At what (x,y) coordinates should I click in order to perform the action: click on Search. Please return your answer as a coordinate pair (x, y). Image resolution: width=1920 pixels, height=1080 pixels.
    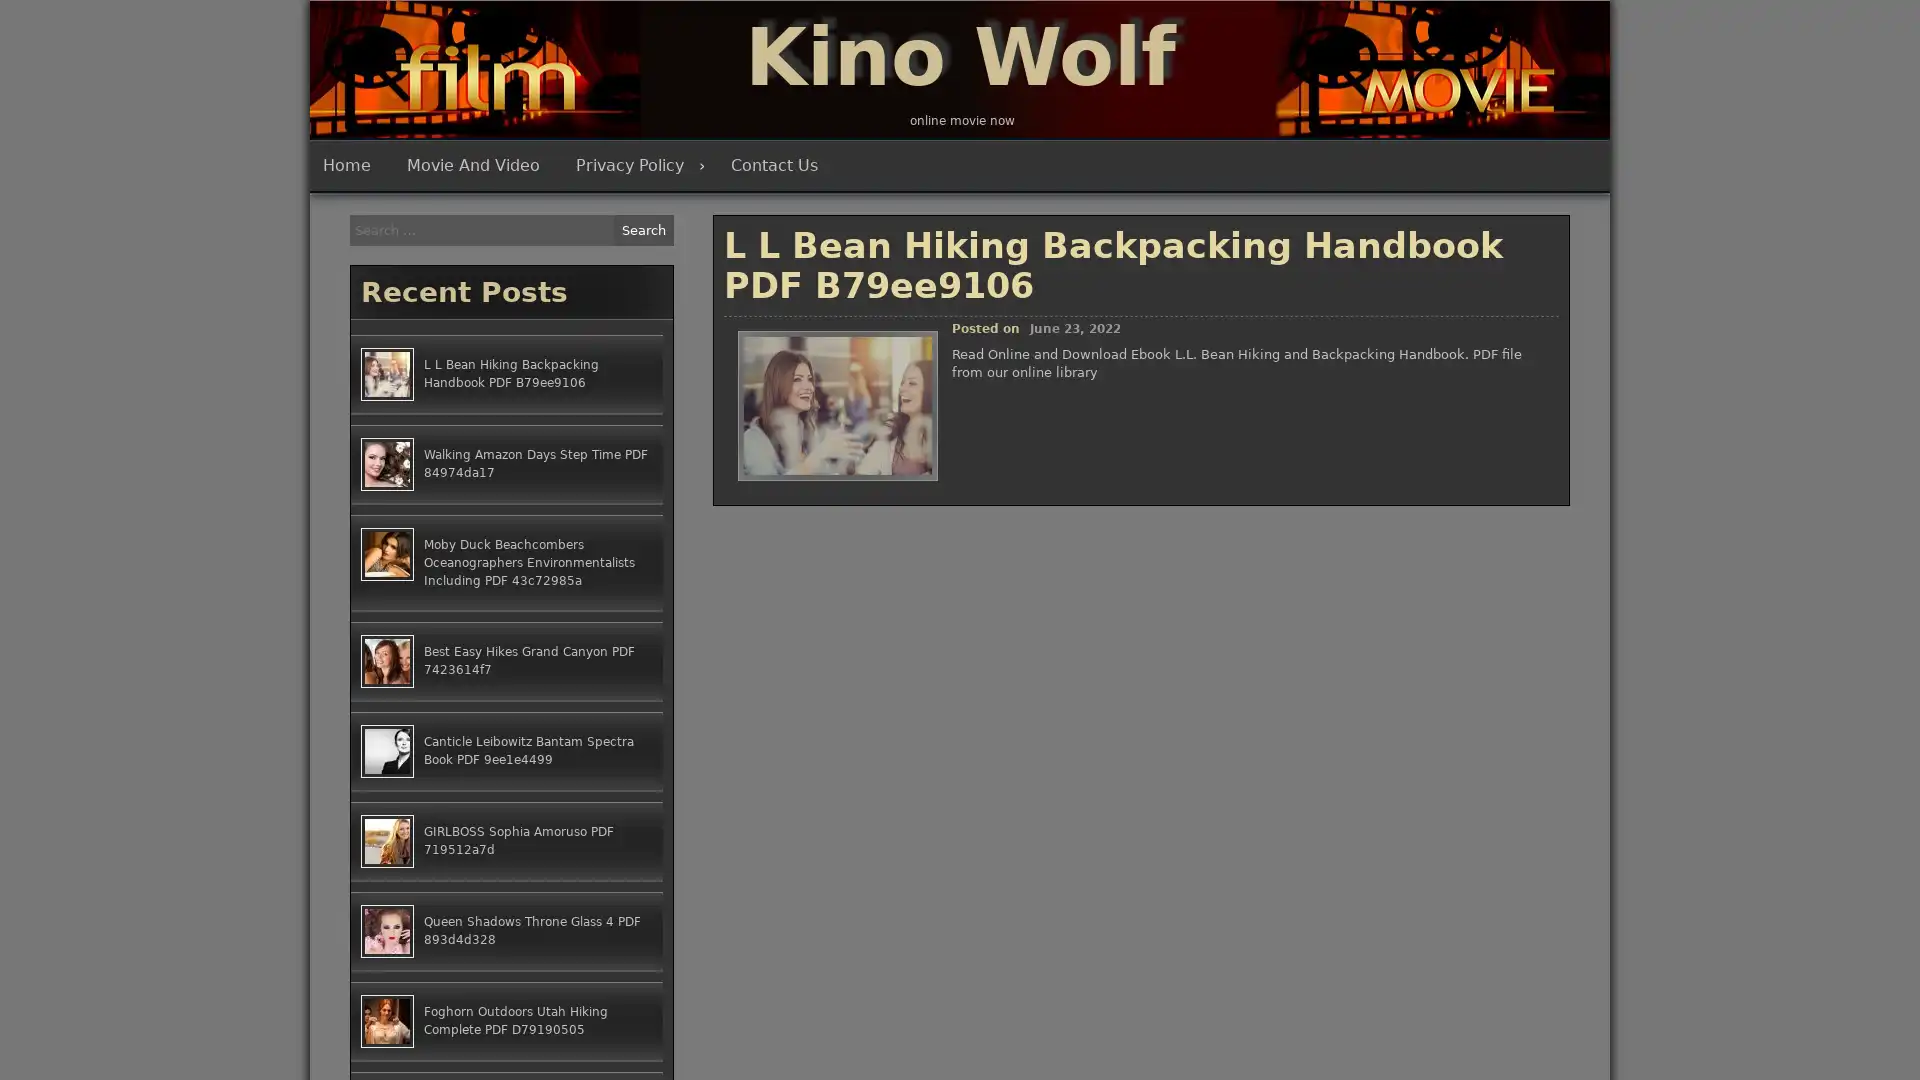
    Looking at the image, I should click on (643, 229).